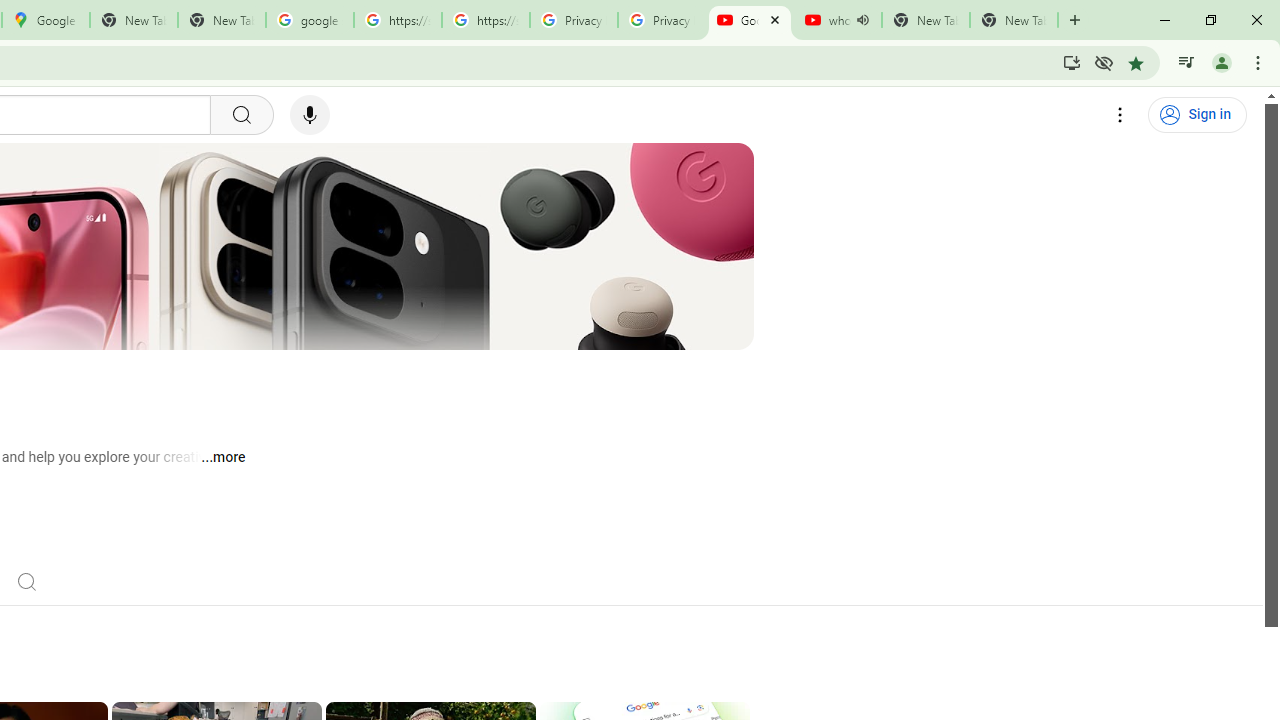 This screenshot has width=1280, height=720. What do you see at coordinates (1136, 61) in the screenshot?
I see `'Bookmark this tab'` at bounding box center [1136, 61].